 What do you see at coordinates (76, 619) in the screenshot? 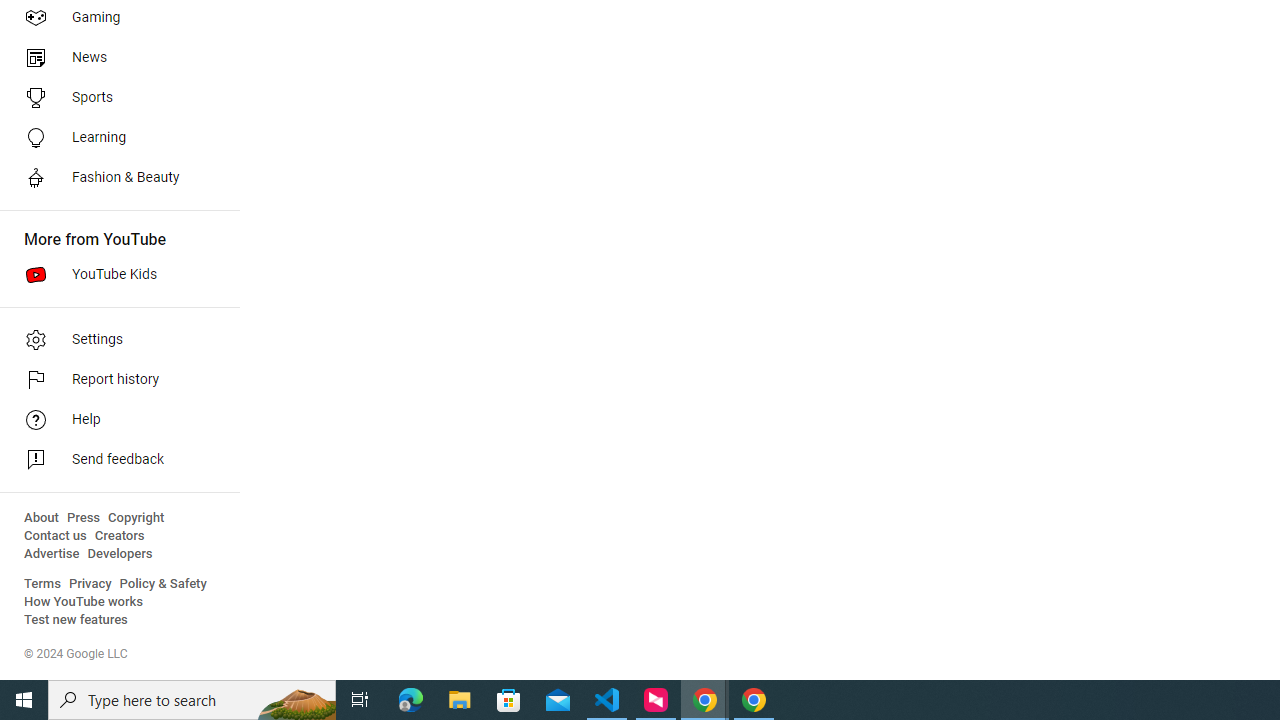
I see `'Test new features'` at bounding box center [76, 619].